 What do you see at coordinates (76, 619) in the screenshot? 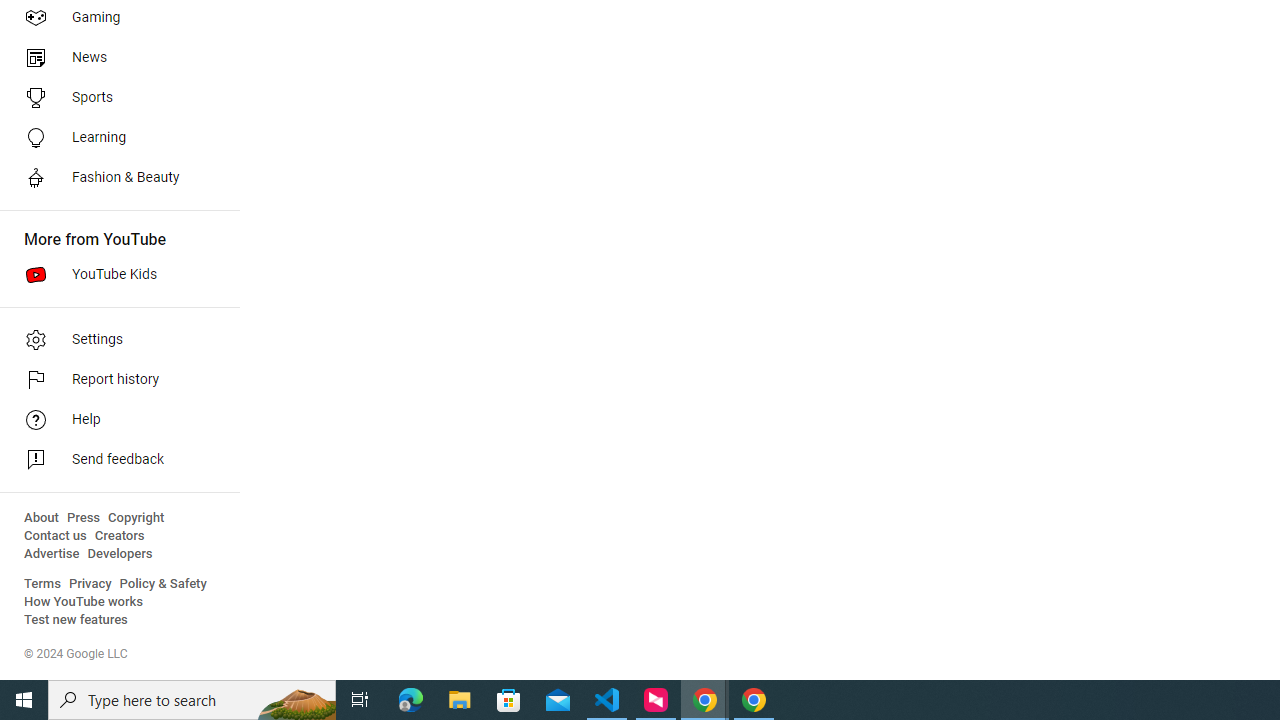
I see `'Test new features'` at bounding box center [76, 619].